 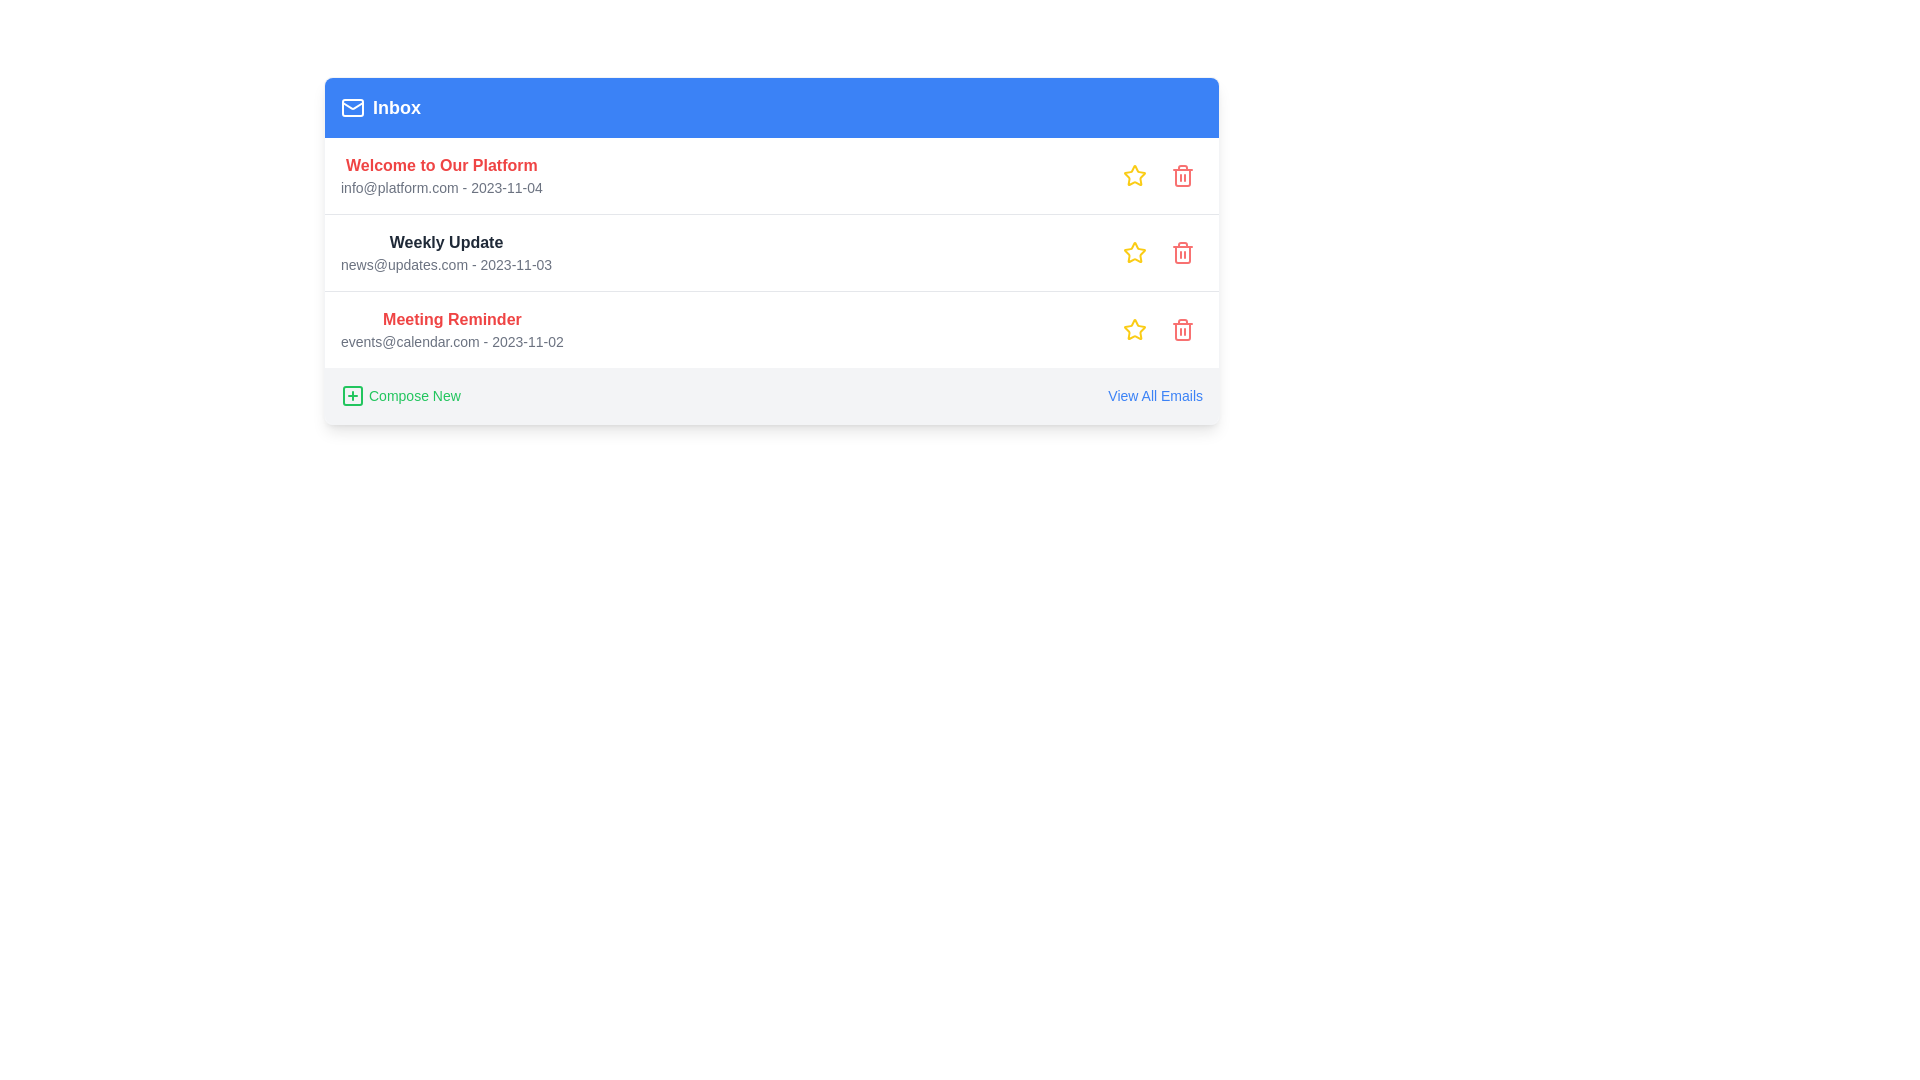 What do you see at coordinates (1182, 252) in the screenshot?
I see `the red trash bin icon button` at bounding box center [1182, 252].